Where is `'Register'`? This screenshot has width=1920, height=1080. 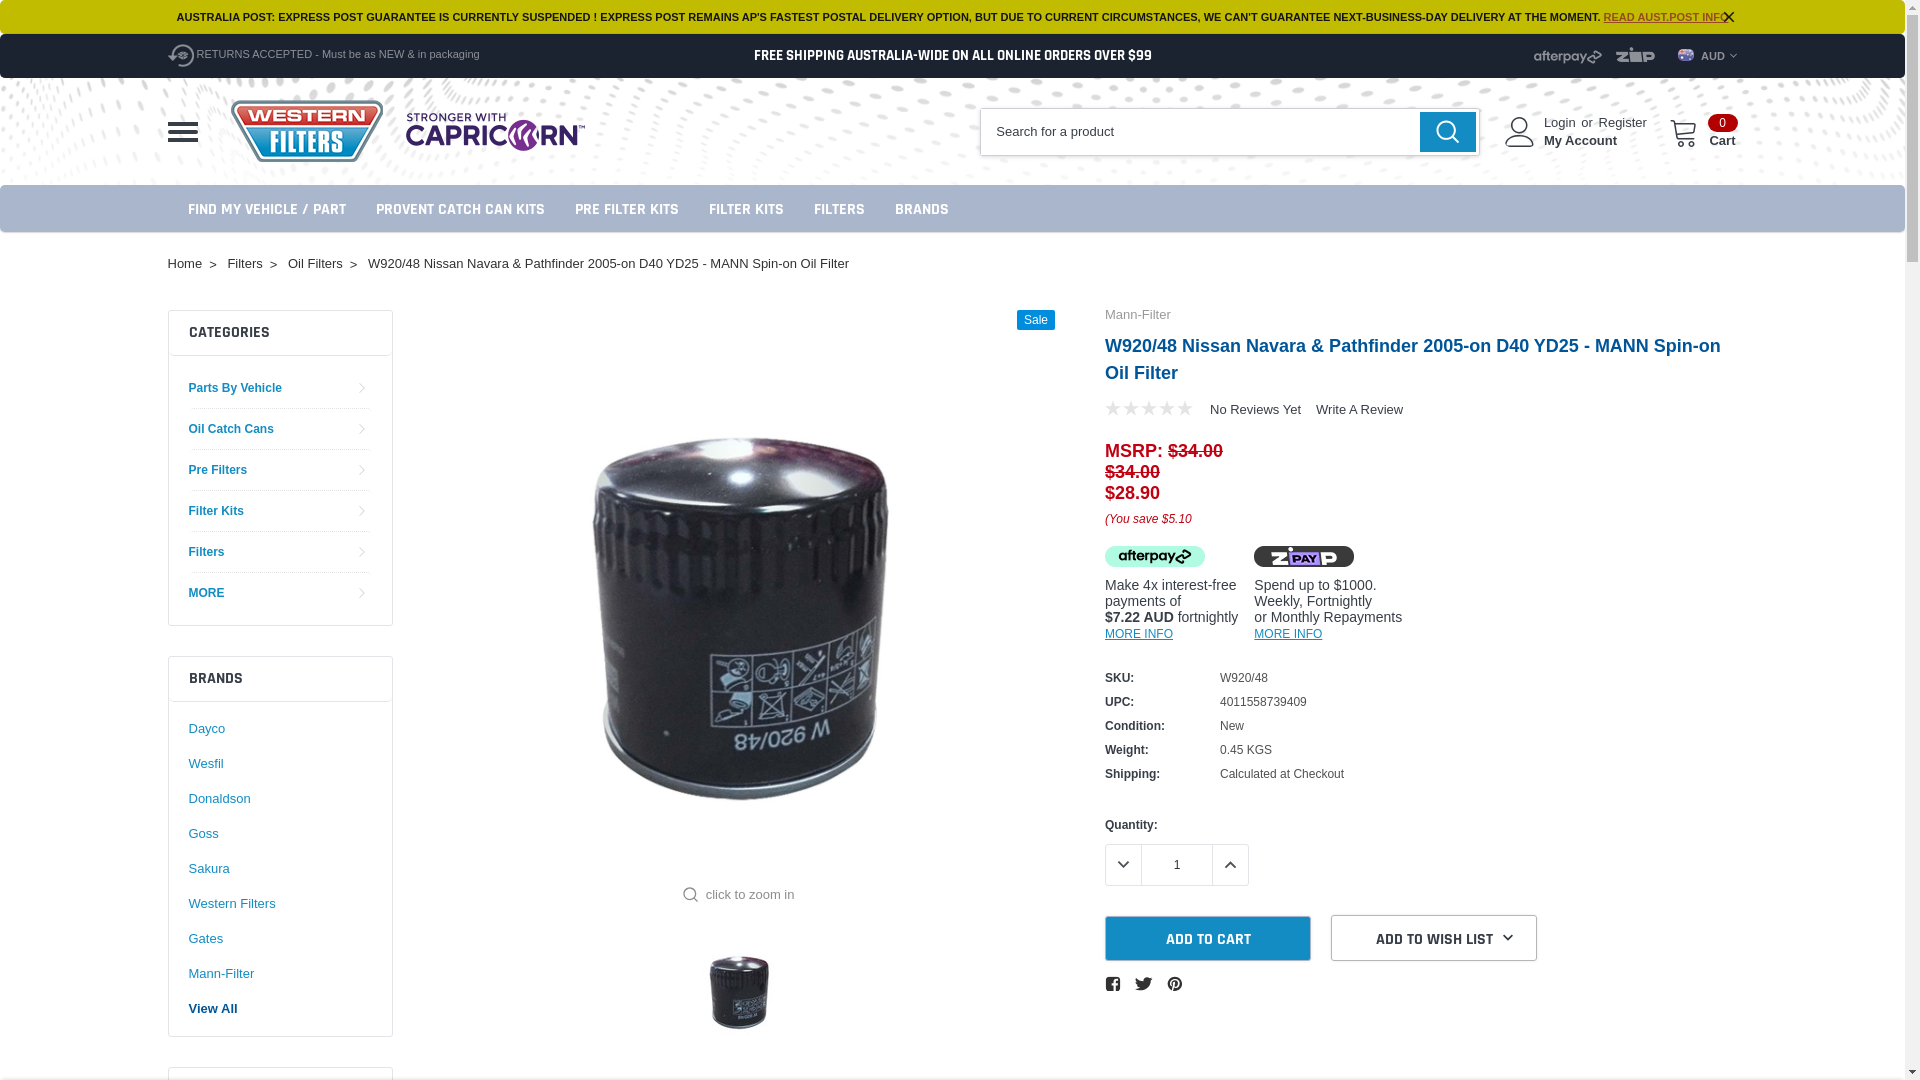 'Register' is located at coordinates (1597, 123).